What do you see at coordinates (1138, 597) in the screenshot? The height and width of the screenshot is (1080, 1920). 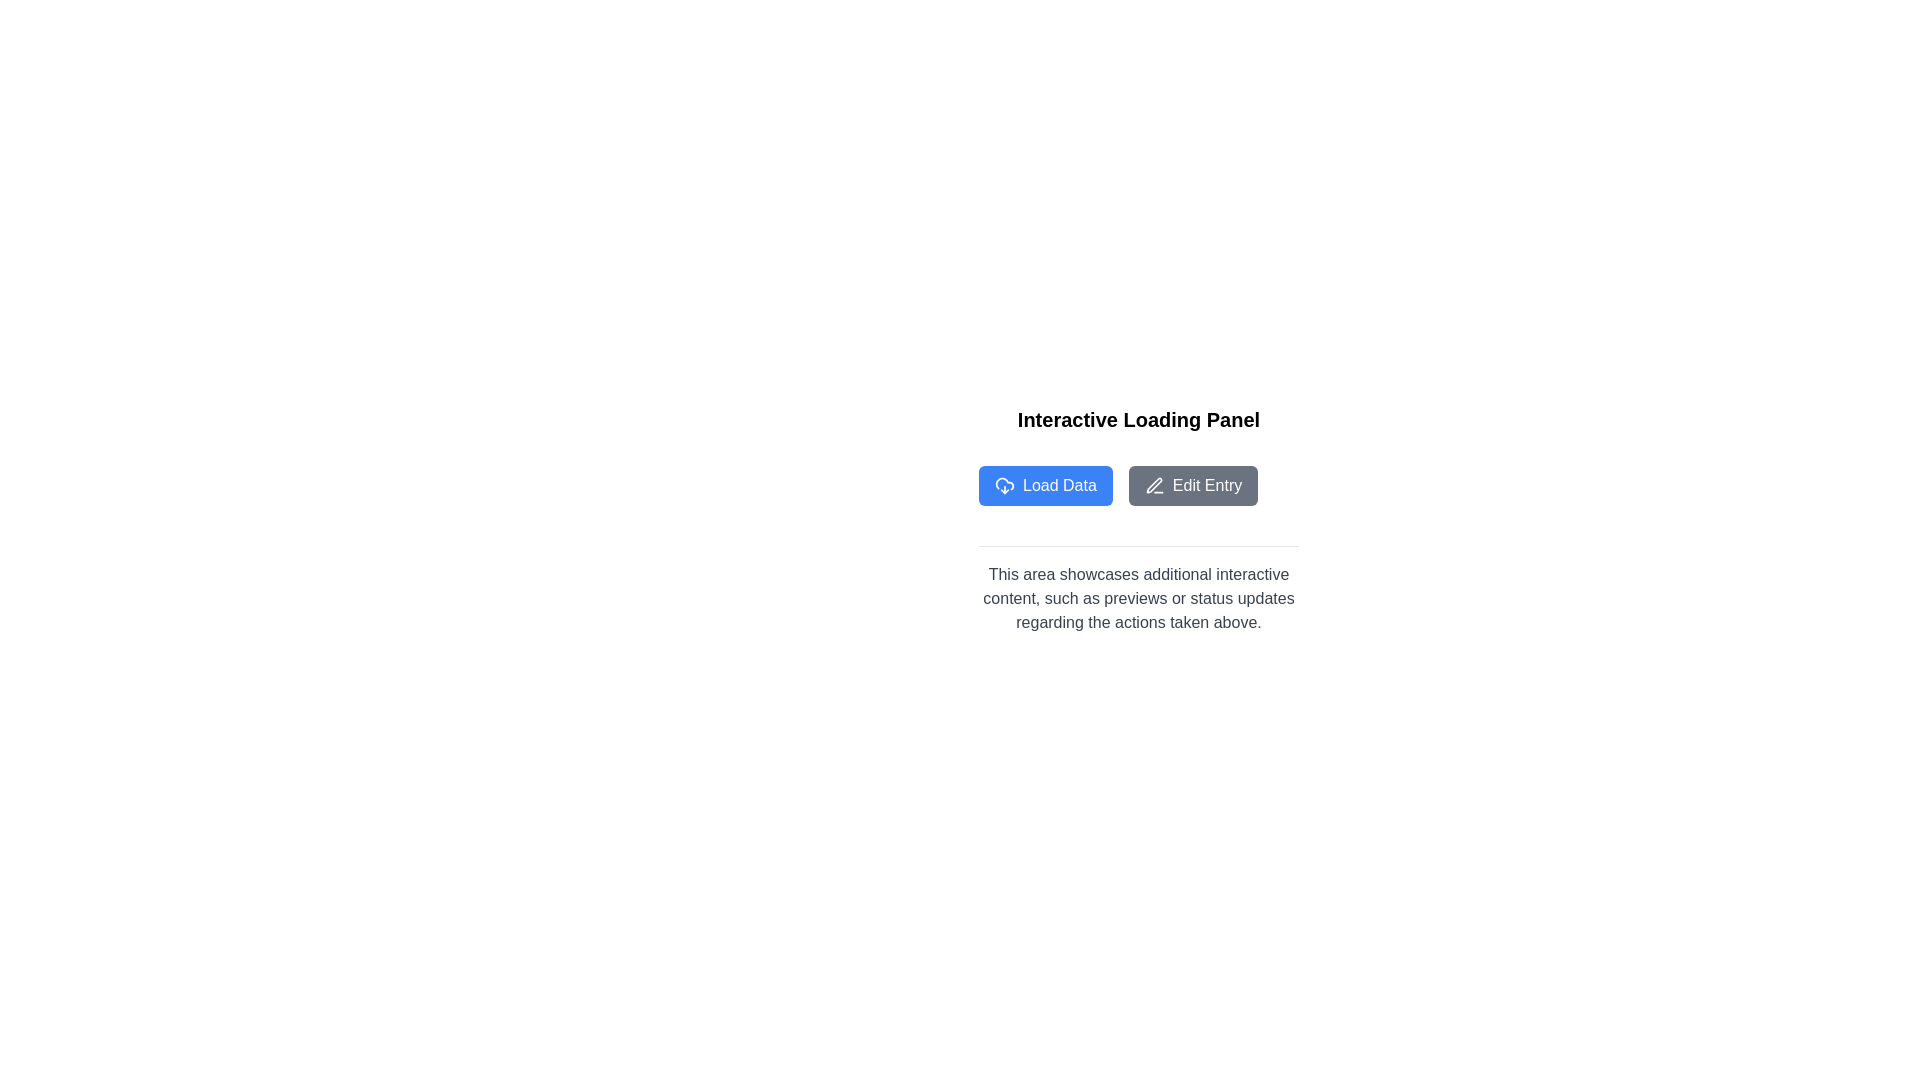 I see `the text block that reads 'This area showcases additional interactive content, such as previews or status updates regarding the actions taken above.' which is styled with a gray font and positioned below the 'Load Data' and 'Edit Entry' buttons` at bounding box center [1138, 597].